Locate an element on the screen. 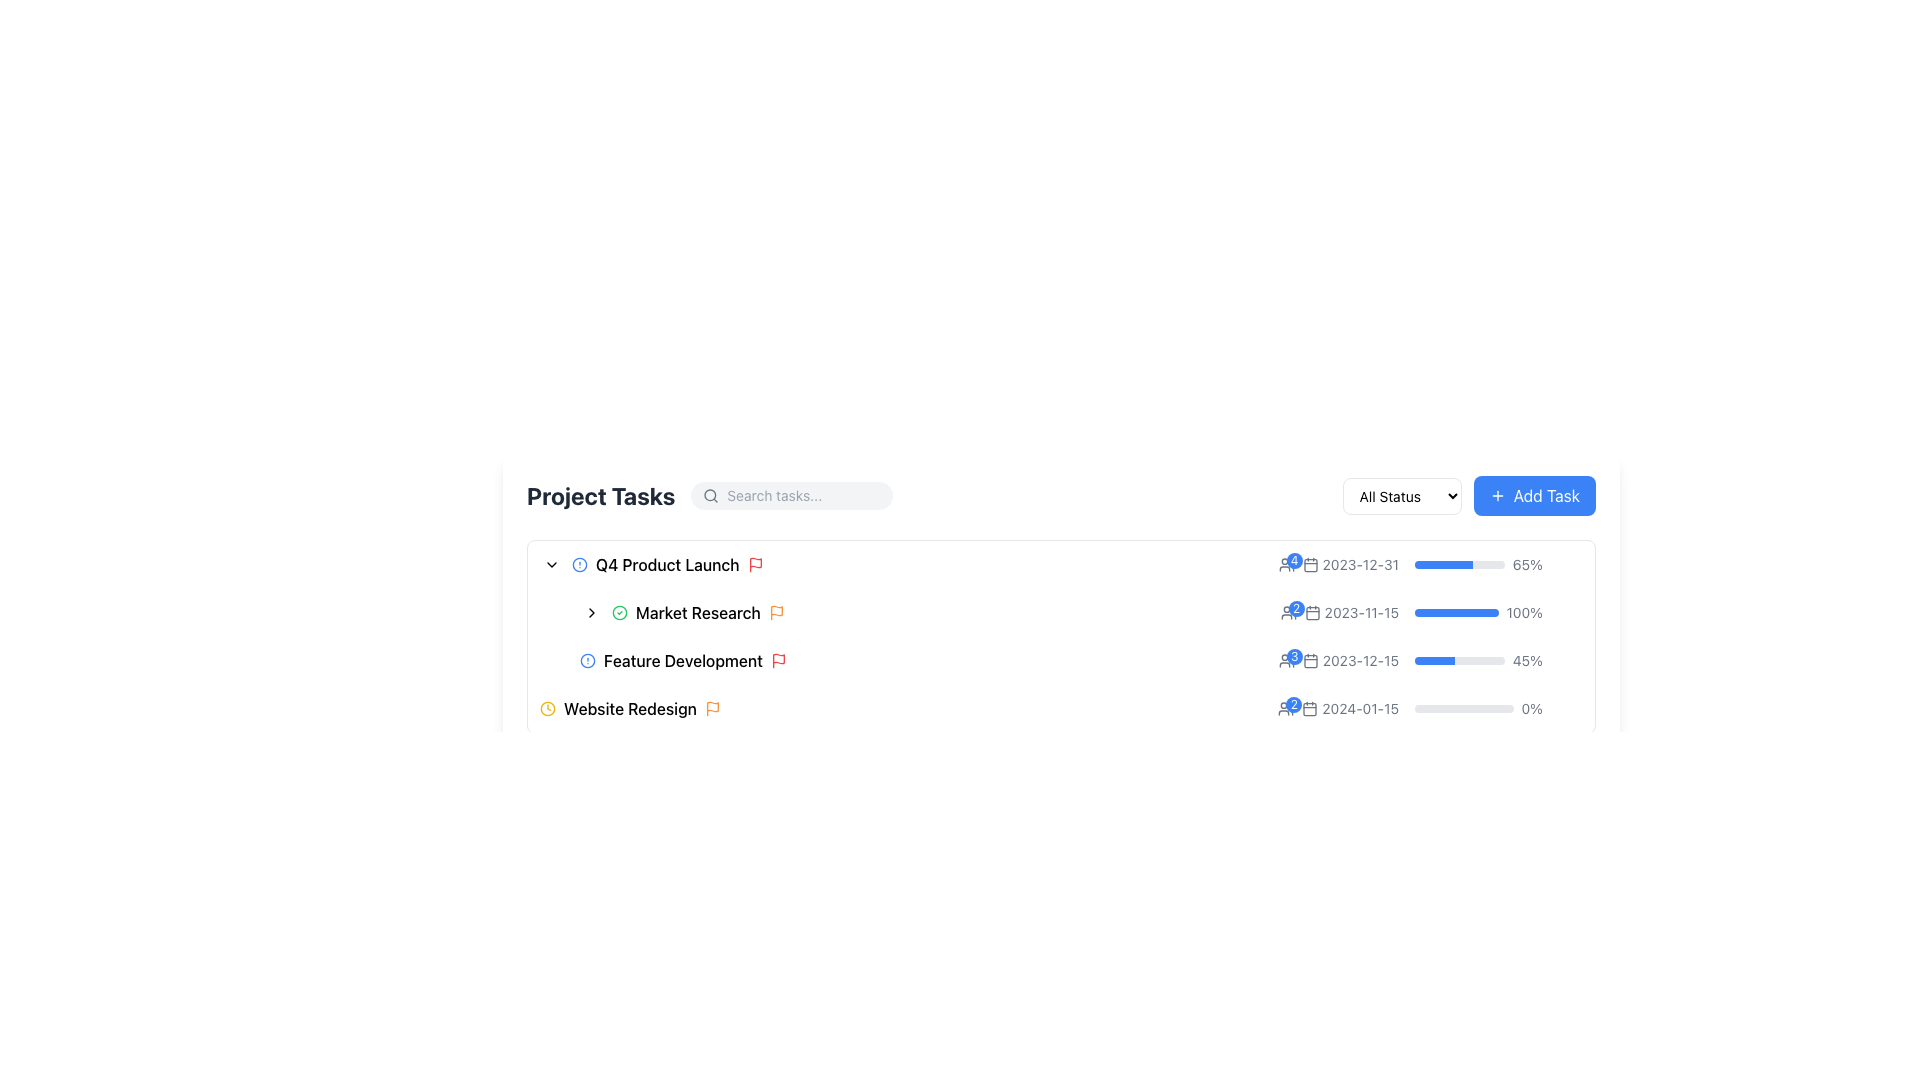  the progress bar that visually represents 45% completion, located on the right side of the 'Feature Development' row, following the date field labeled December 15, 2023 is located at coordinates (1429, 660).